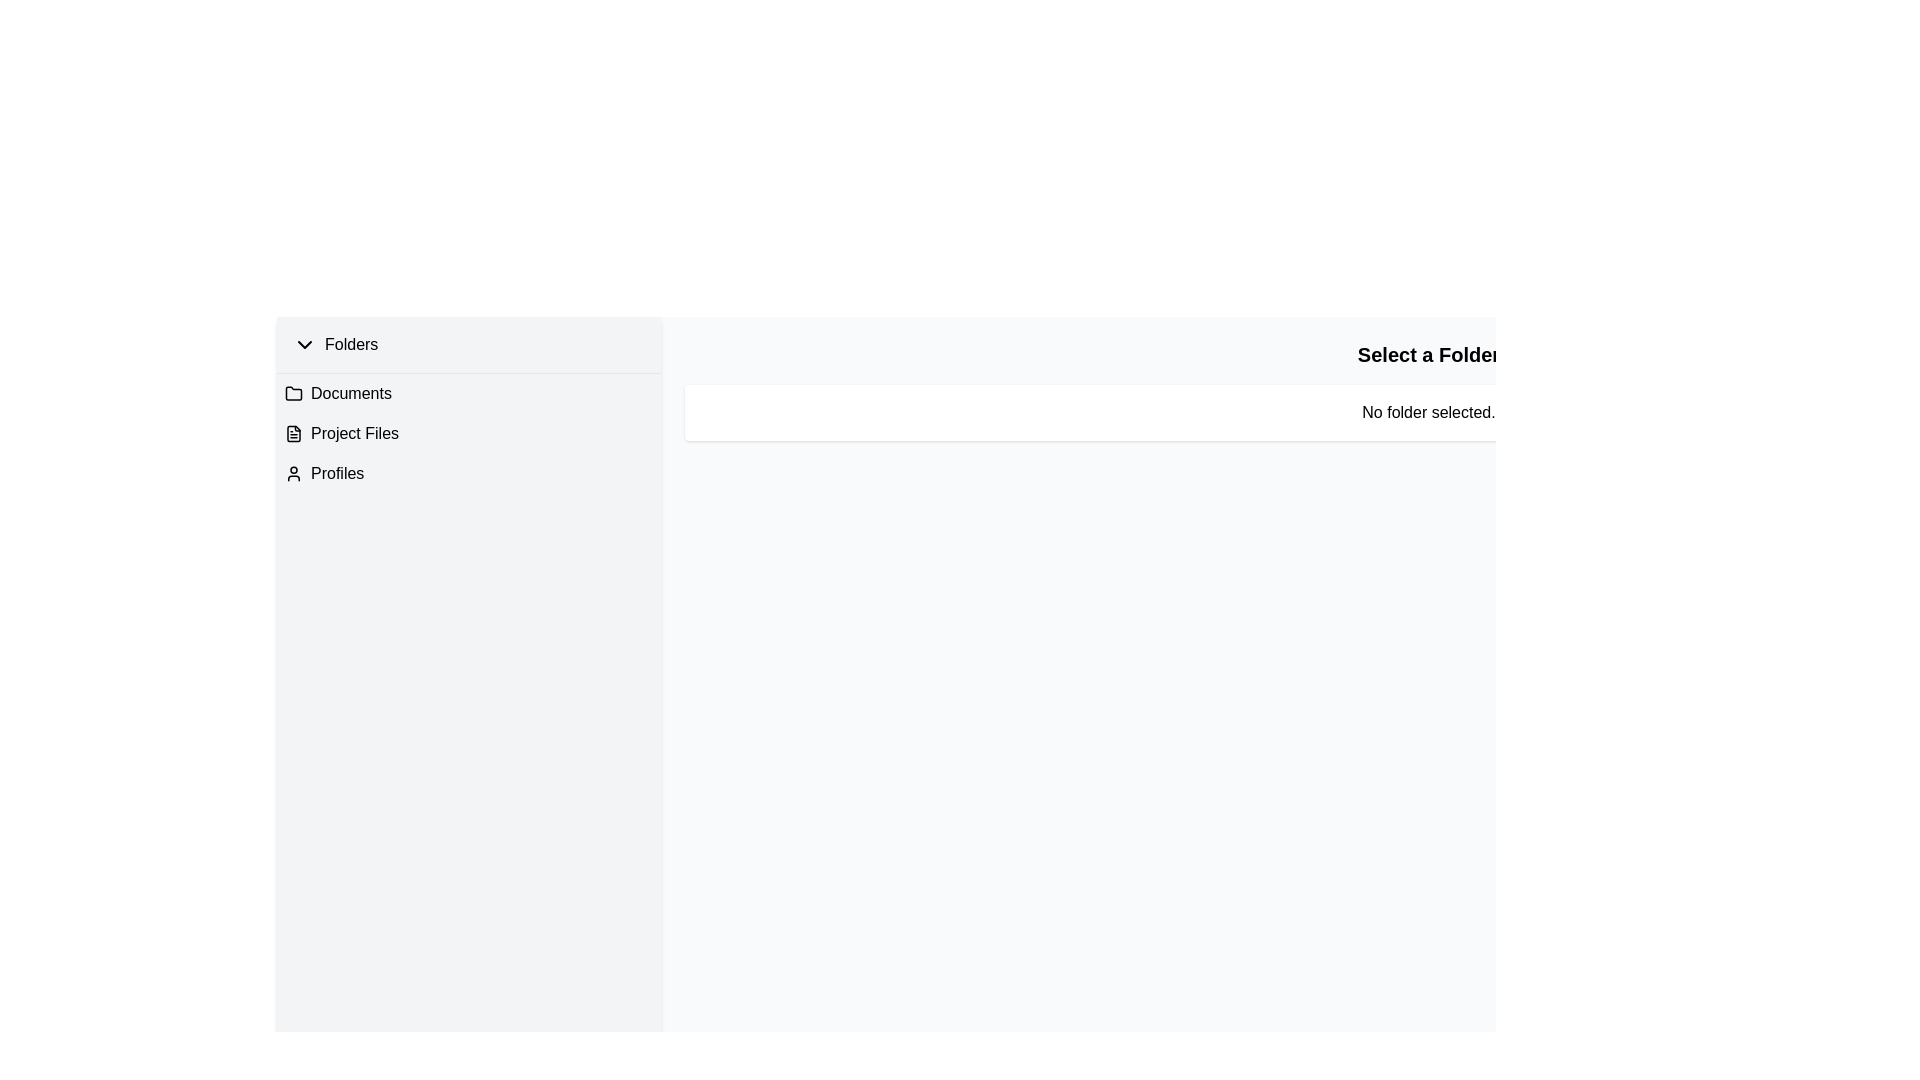 This screenshot has height=1080, width=1920. What do you see at coordinates (355, 433) in the screenshot?
I see `the 'Project Files' text label located` at bounding box center [355, 433].